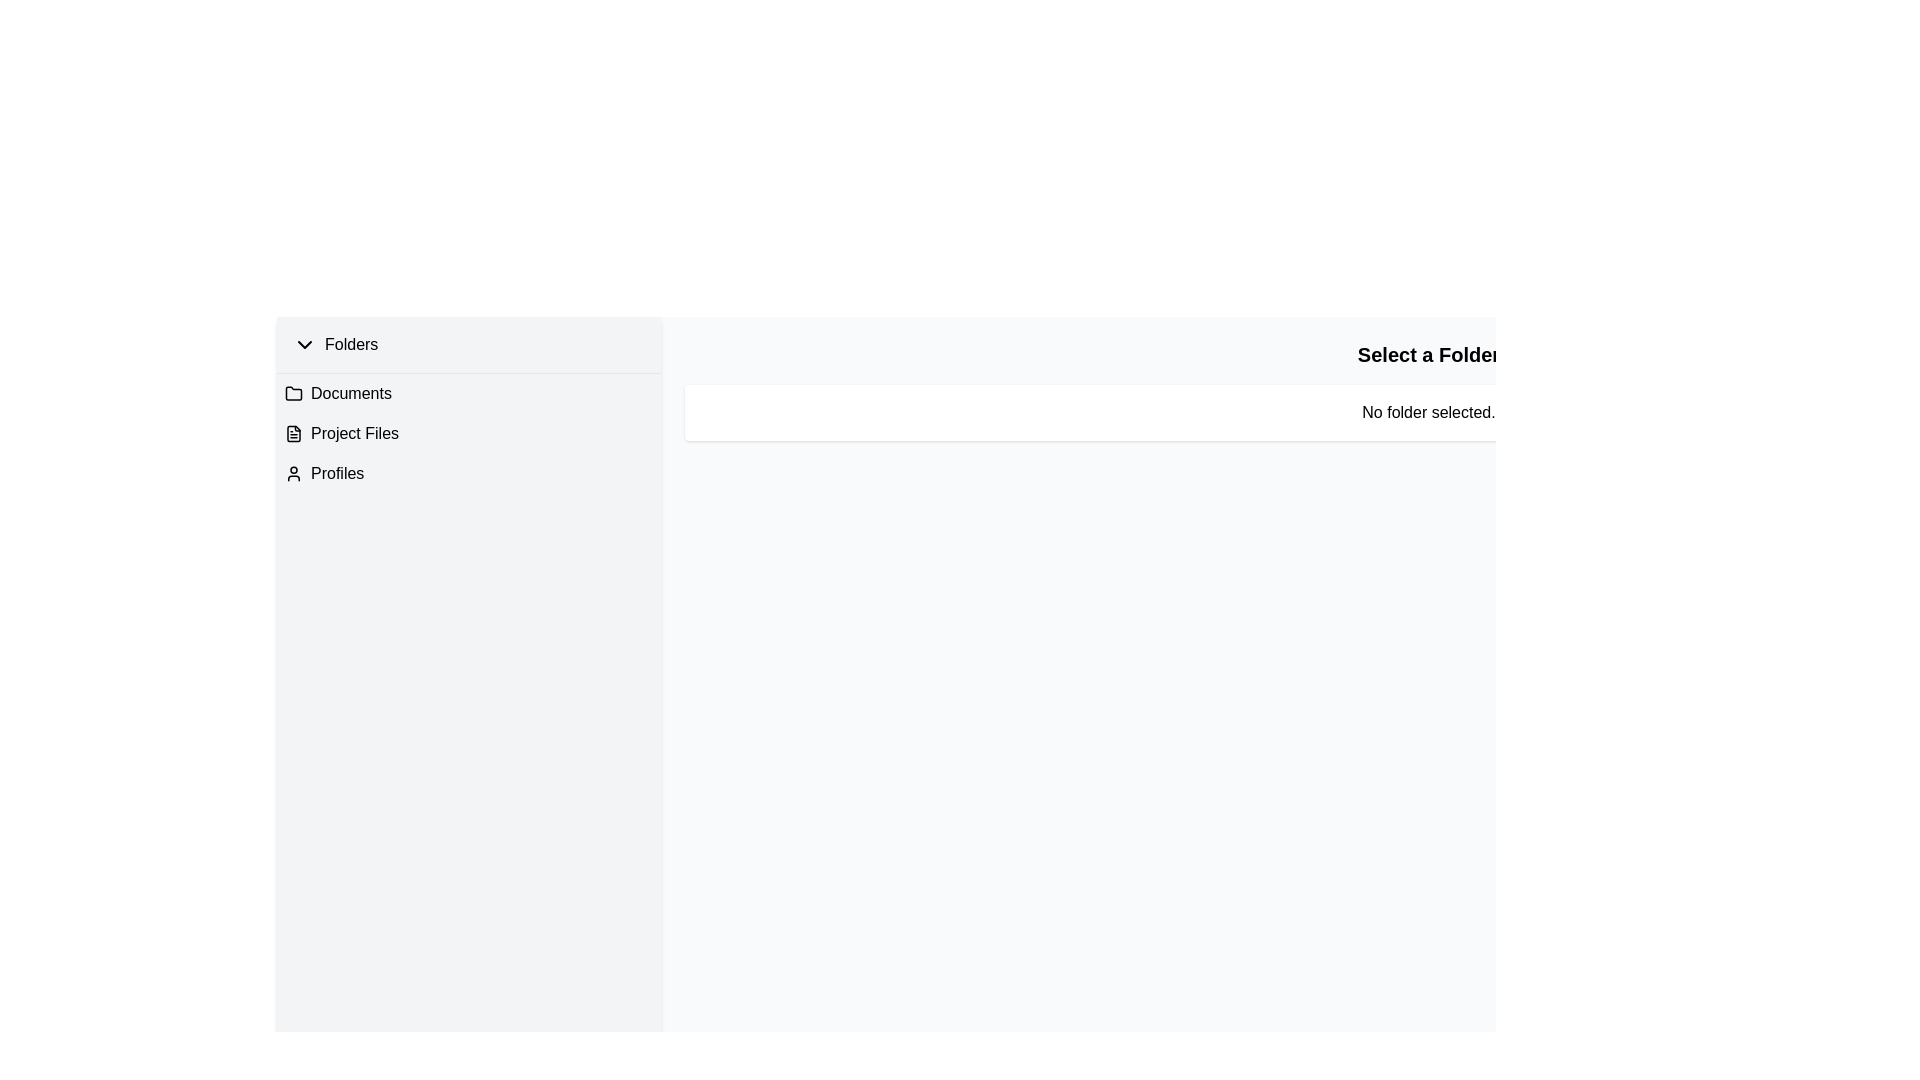 This screenshot has height=1080, width=1920. What do you see at coordinates (355, 433) in the screenshot?
I see `the 'Project Files' text label located` at bounding box center [355, 433].